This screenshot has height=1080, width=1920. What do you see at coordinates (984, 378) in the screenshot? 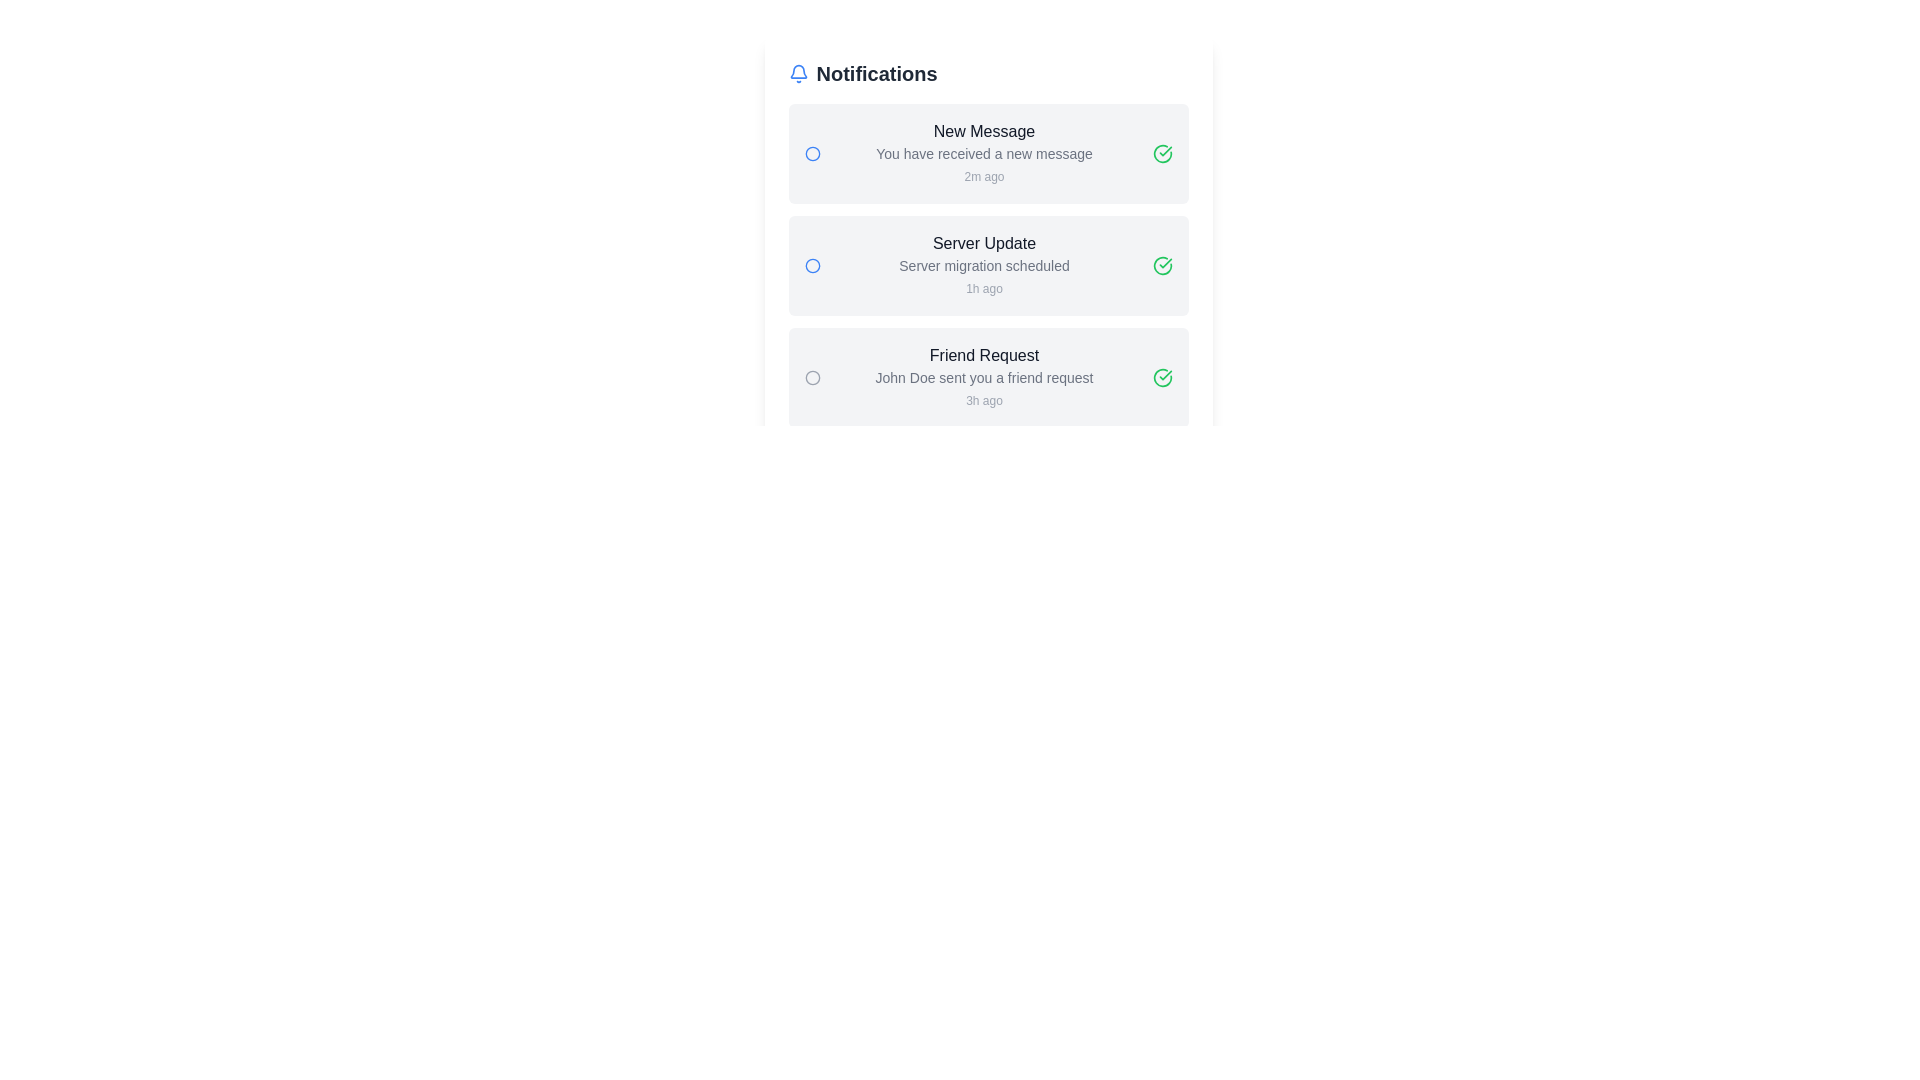
I see `notification card titled 'Friend Request' from John Doe, which is located in the notifications panel` at bounding box center [984, 378].